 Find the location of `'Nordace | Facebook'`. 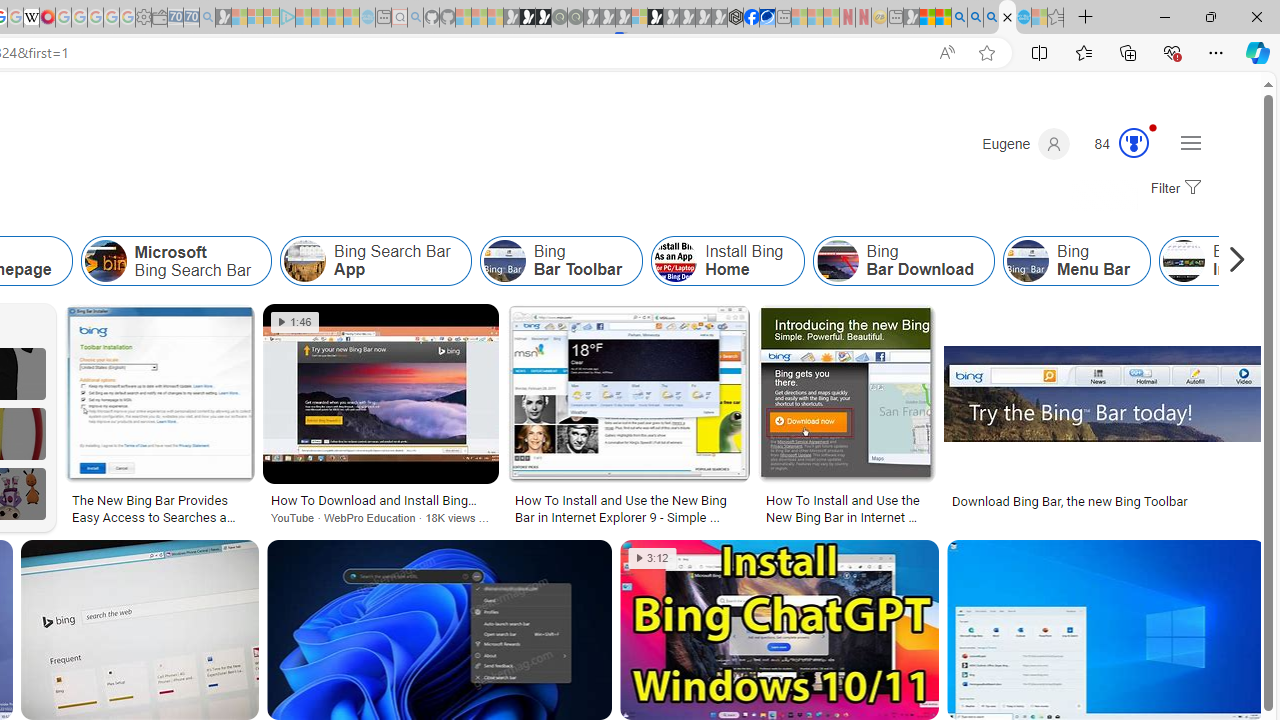

'Nordace | Facebook' is located at coordinates (750, 17).